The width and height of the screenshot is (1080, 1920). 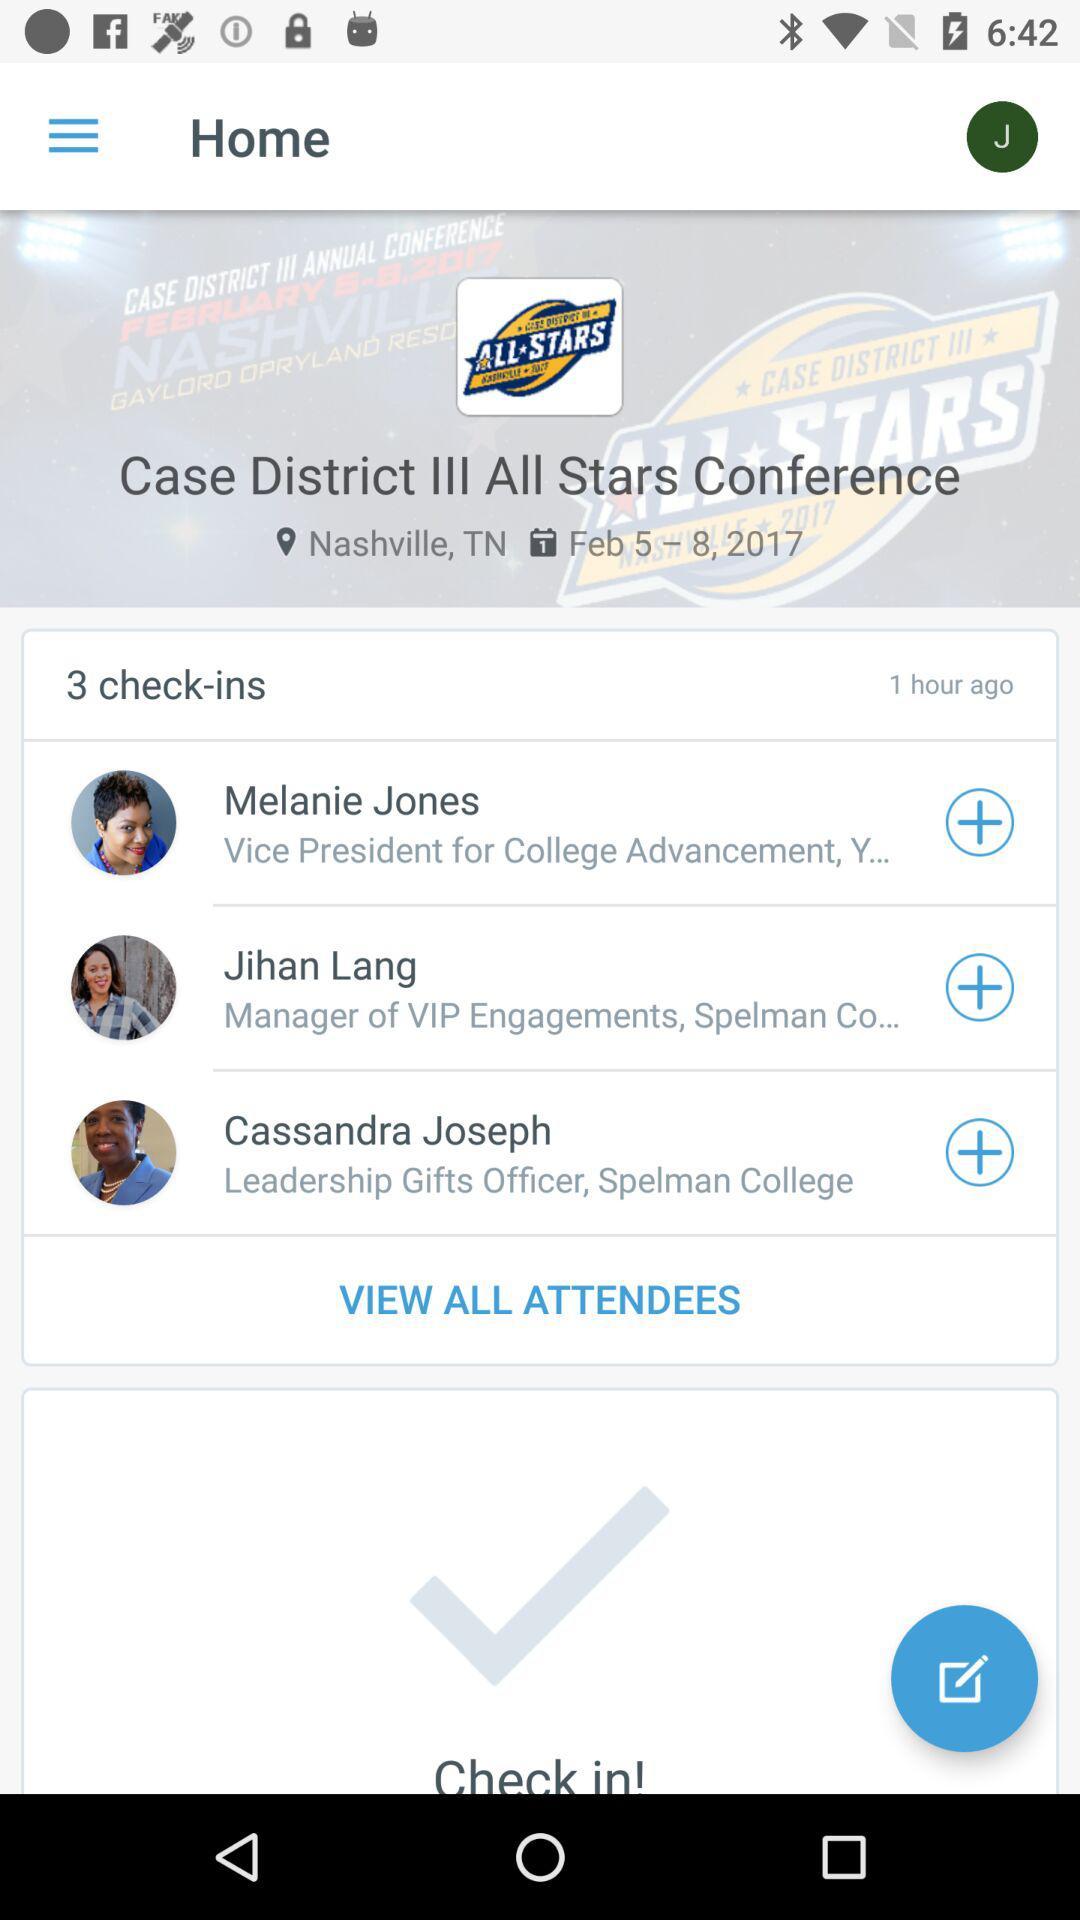 I want to click on the icon to the left of home icon, so click(x=72, y=135).